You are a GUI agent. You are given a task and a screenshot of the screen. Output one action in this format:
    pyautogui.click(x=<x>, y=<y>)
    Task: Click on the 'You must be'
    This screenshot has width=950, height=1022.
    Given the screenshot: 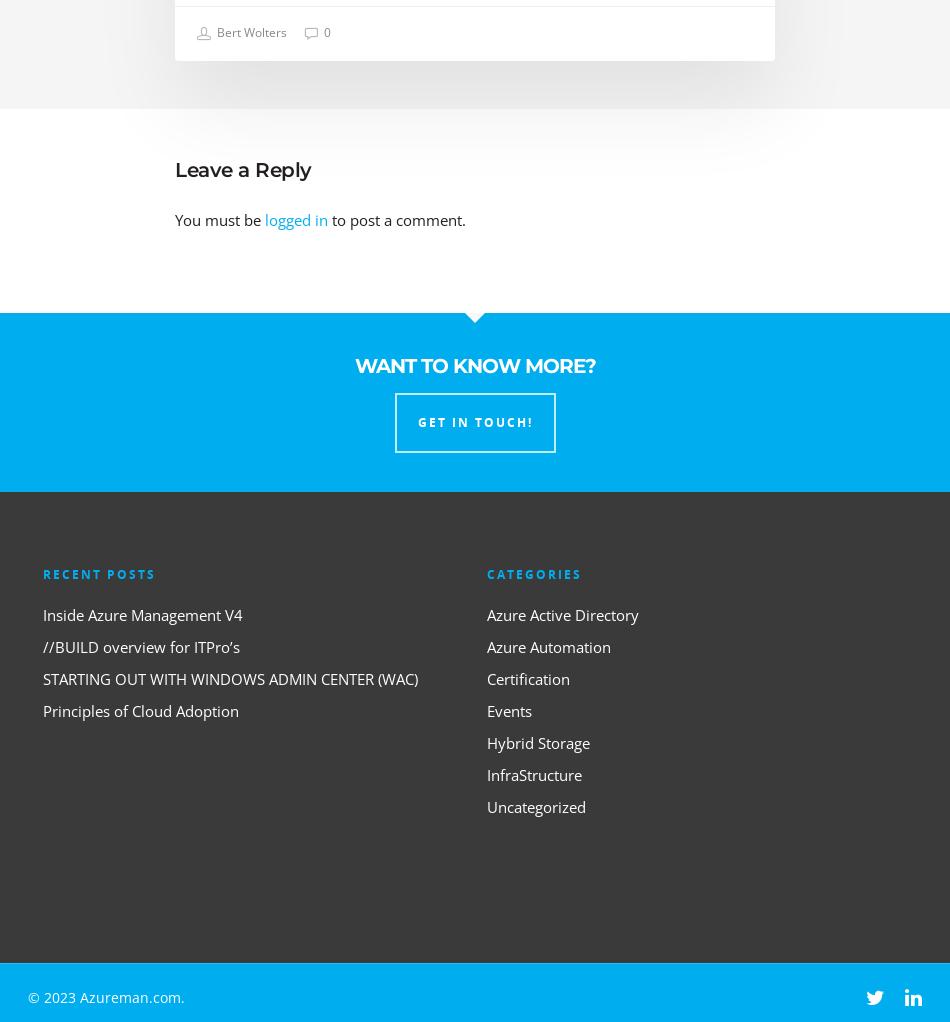 What is the action you would take?
    pyautogui.click(x=174, y=219)
    